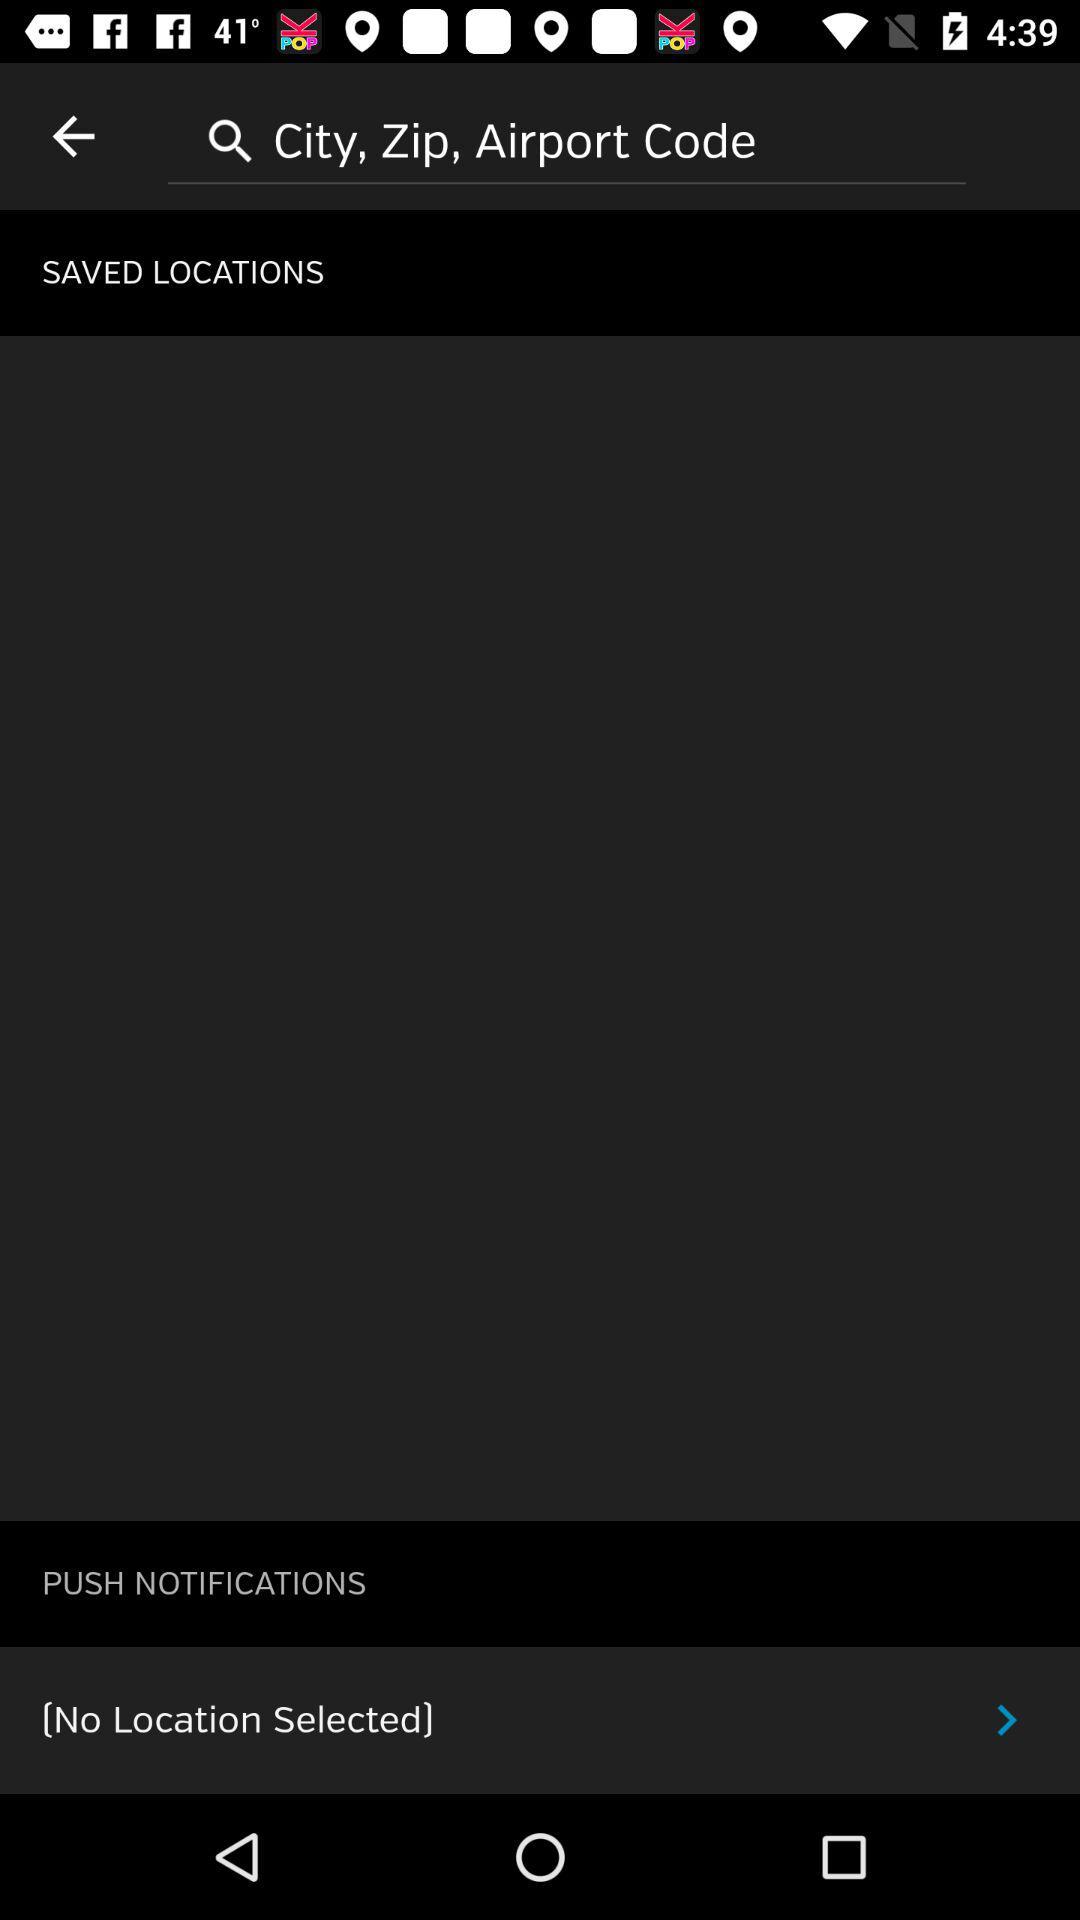 This screenshot has height=1920, width=1080. Describe the element at coordinates (567, 133) in the screenshot. I see `search the city` at that location.